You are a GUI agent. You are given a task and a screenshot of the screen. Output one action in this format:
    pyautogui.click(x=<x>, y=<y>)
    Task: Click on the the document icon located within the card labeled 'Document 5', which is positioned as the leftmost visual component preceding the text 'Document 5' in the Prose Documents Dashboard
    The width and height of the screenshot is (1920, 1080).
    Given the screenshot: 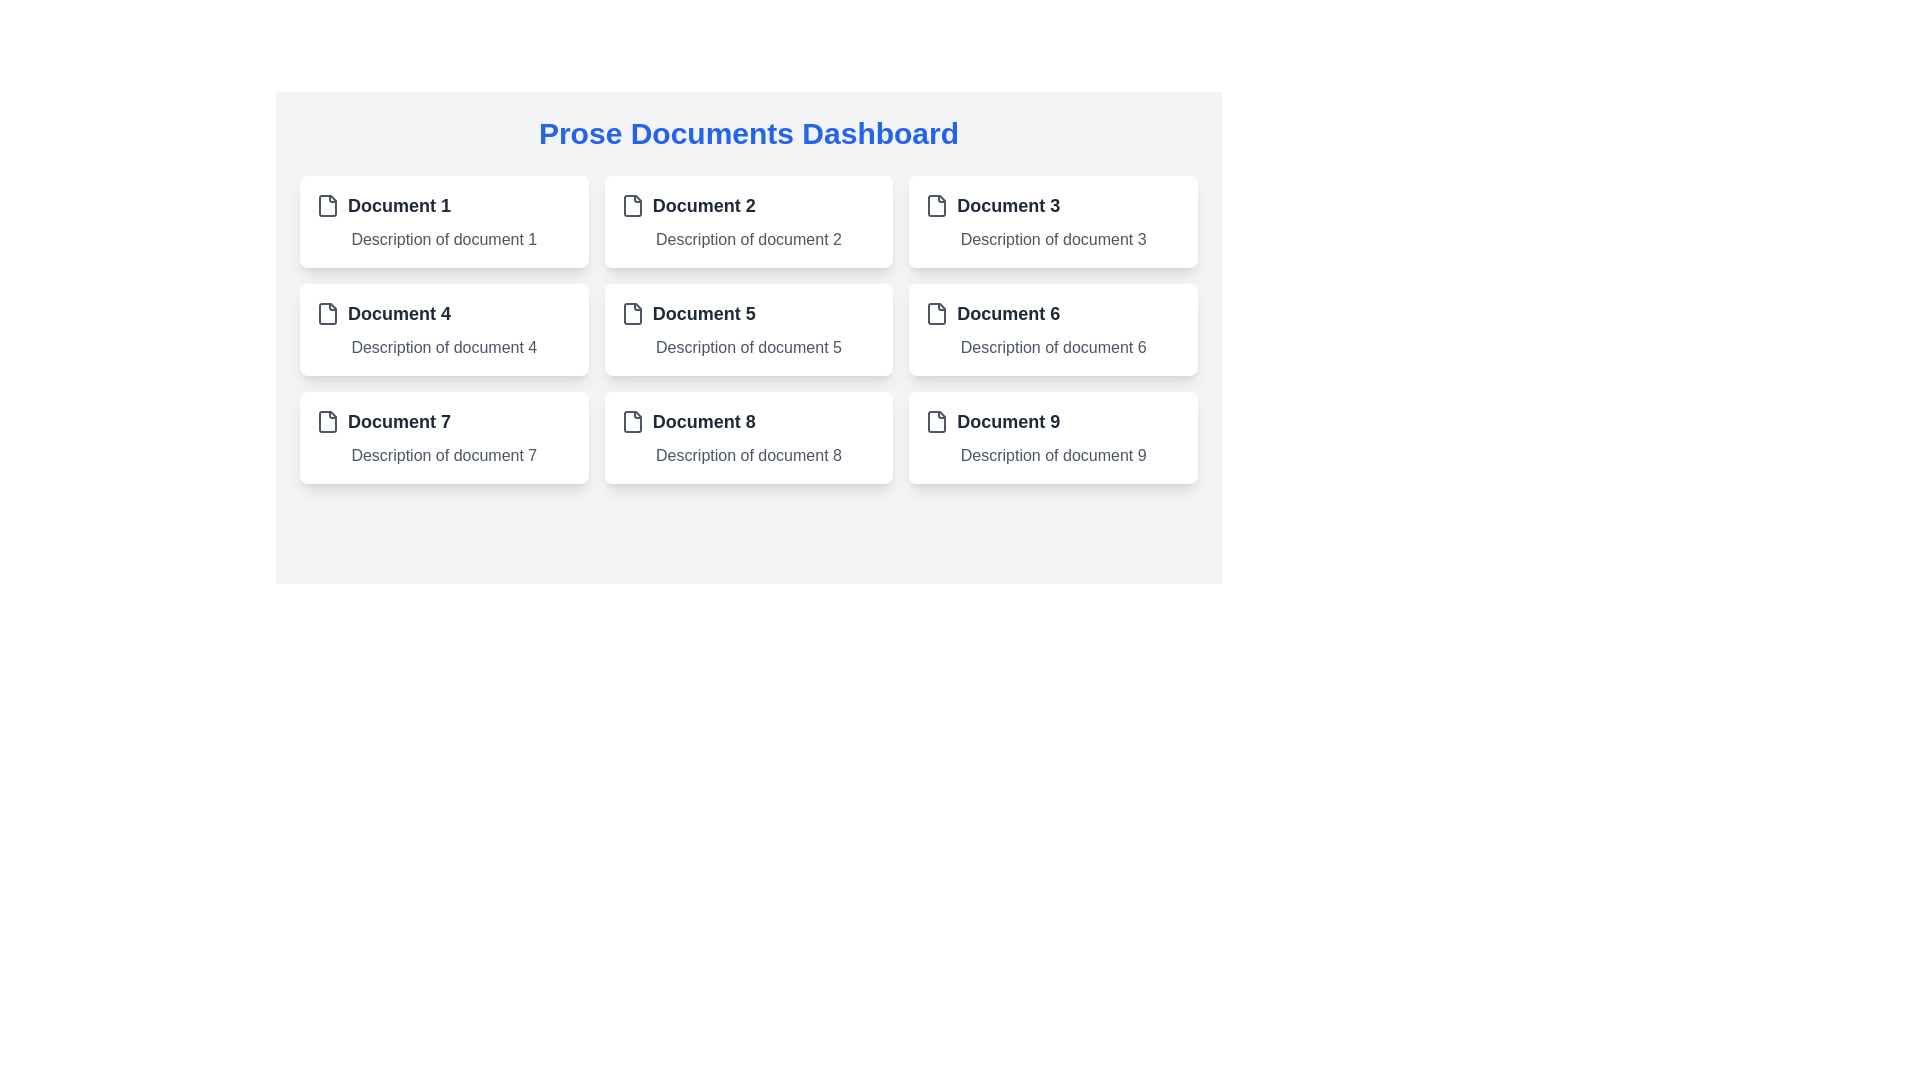 What is the action you would take?
    pyautogui.click(x=631, y=313)
    